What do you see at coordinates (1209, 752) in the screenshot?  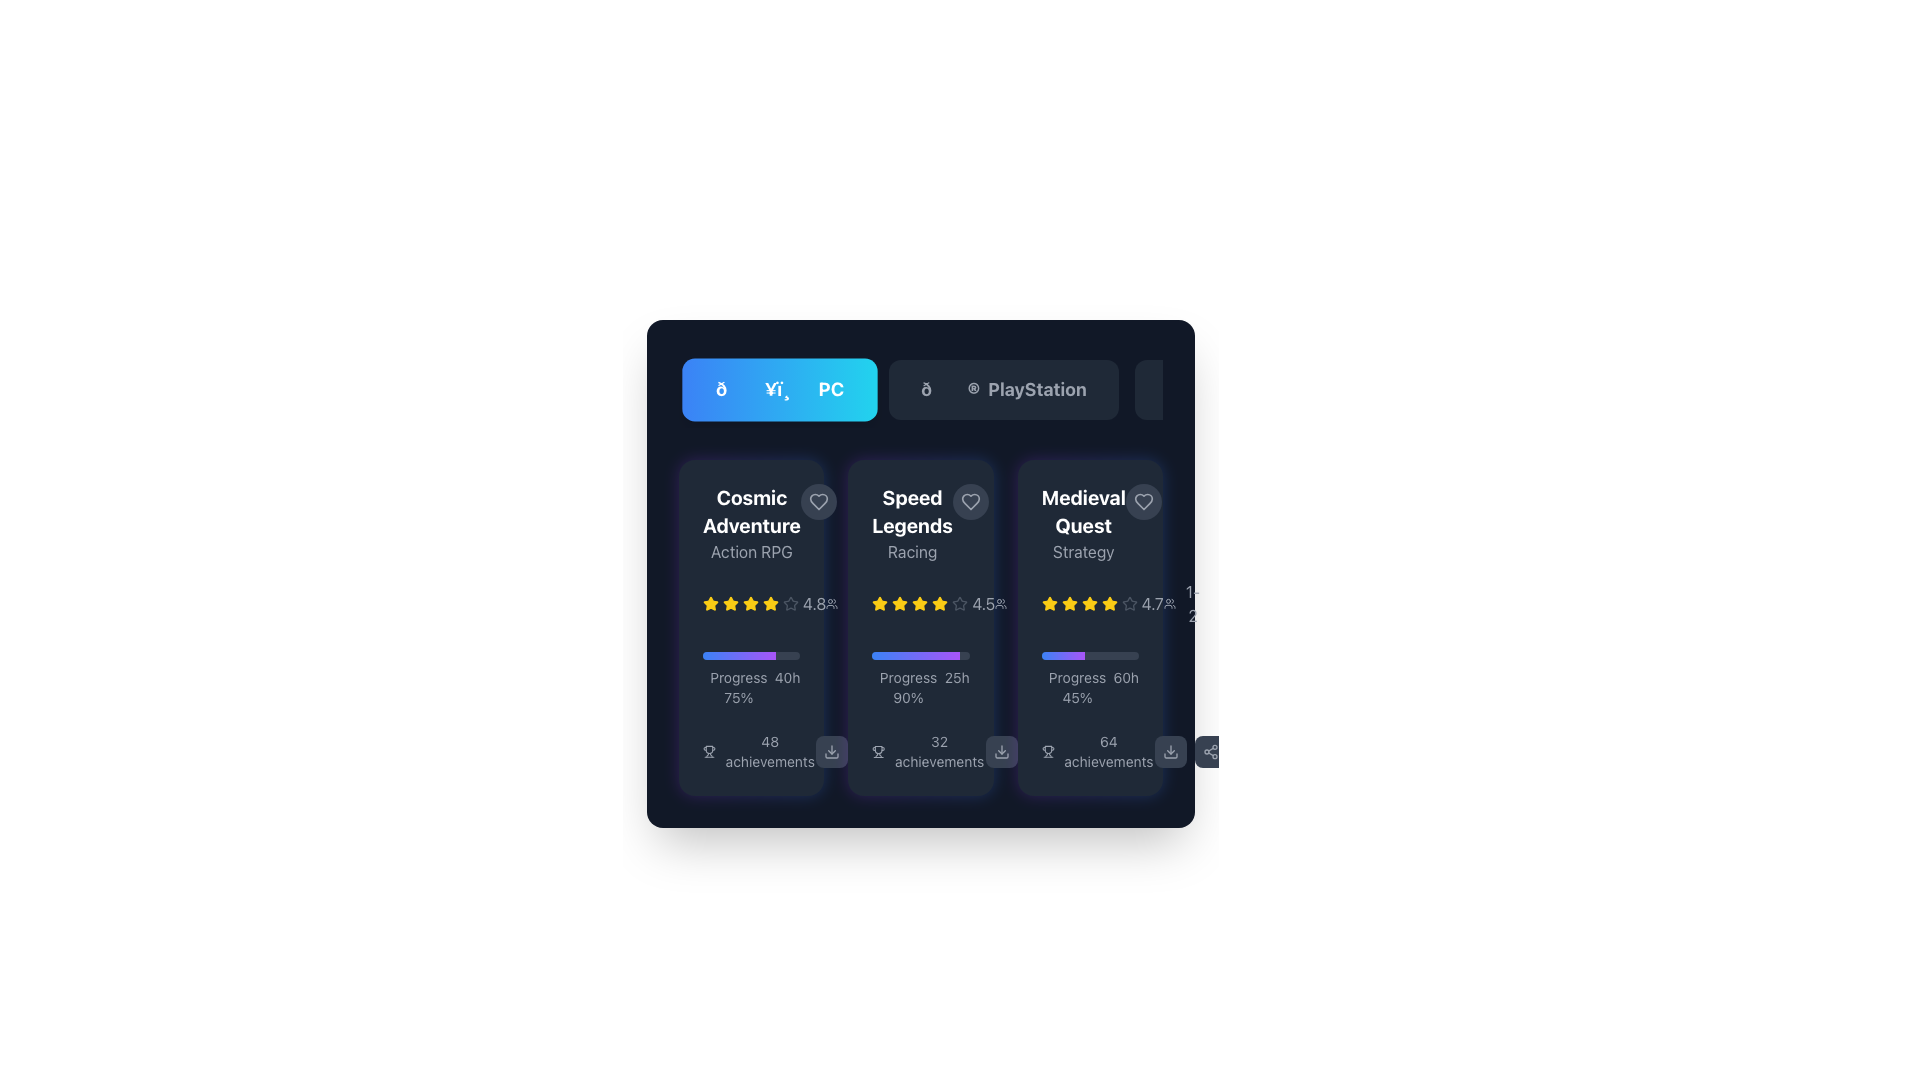 I see `the share icon, which is a graphical depiction of a share action located centrally within a rounded rectangle button at the lower-right corner of the interface, to initiate a share action` at bounding box center [1209, 752].